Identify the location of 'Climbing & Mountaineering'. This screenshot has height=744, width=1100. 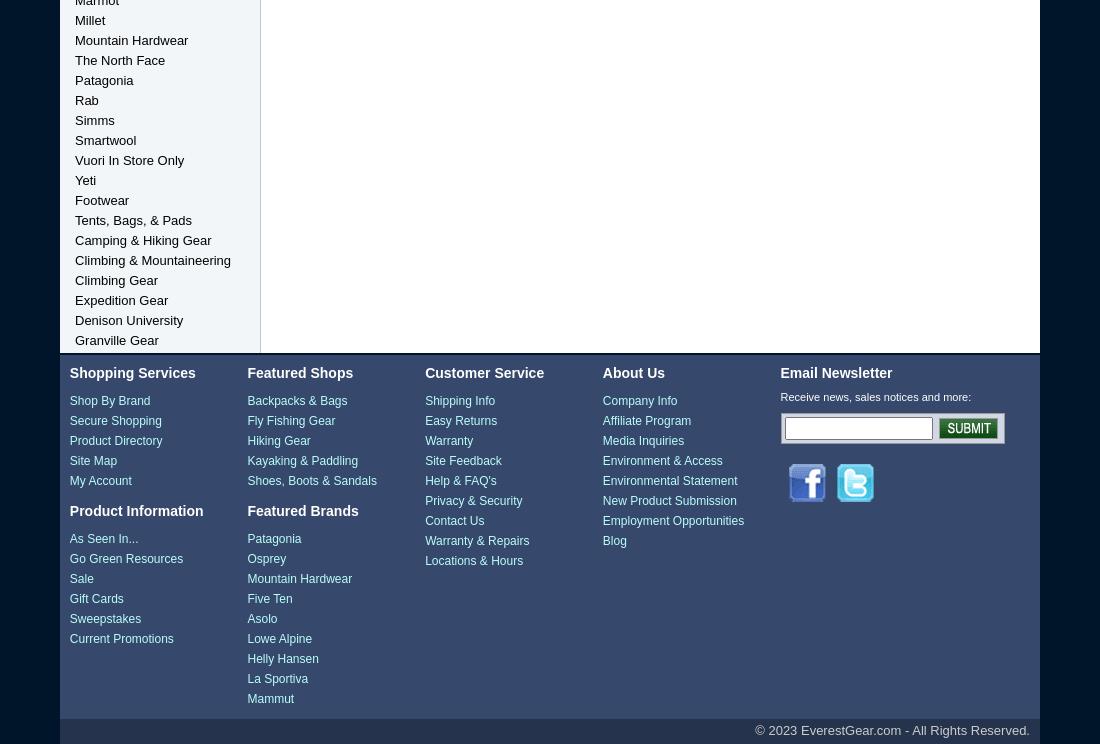
(152, 260).